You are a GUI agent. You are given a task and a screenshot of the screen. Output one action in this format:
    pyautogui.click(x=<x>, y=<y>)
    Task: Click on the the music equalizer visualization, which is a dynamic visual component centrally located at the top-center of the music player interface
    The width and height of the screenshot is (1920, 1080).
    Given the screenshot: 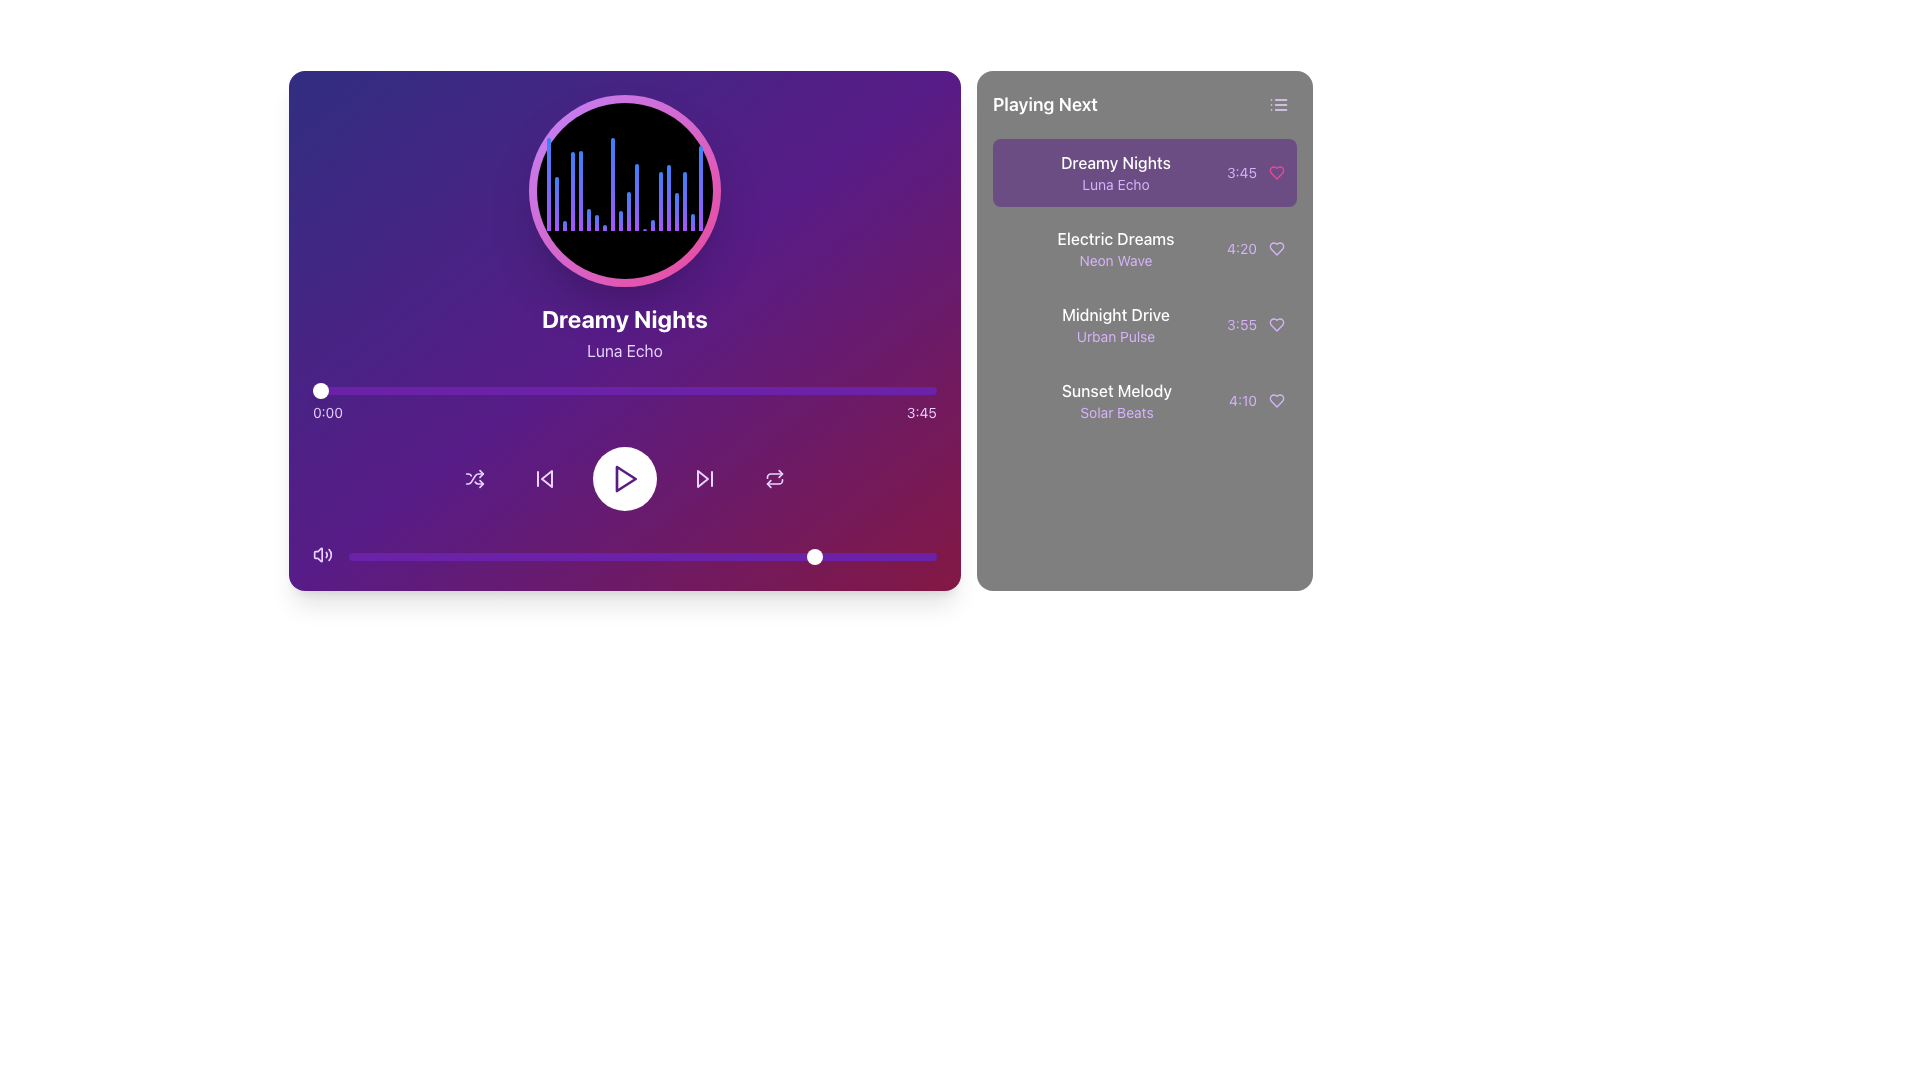 What is the action you would take?
    pyautogui.click(x=623, y=191)
    